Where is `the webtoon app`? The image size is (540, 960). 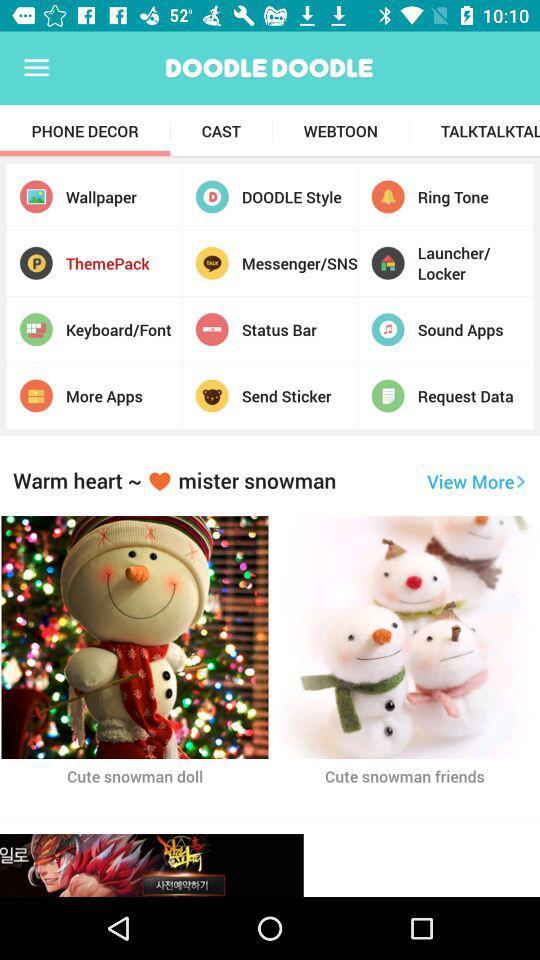
the webtoon app is located at coordinates (339, 130).